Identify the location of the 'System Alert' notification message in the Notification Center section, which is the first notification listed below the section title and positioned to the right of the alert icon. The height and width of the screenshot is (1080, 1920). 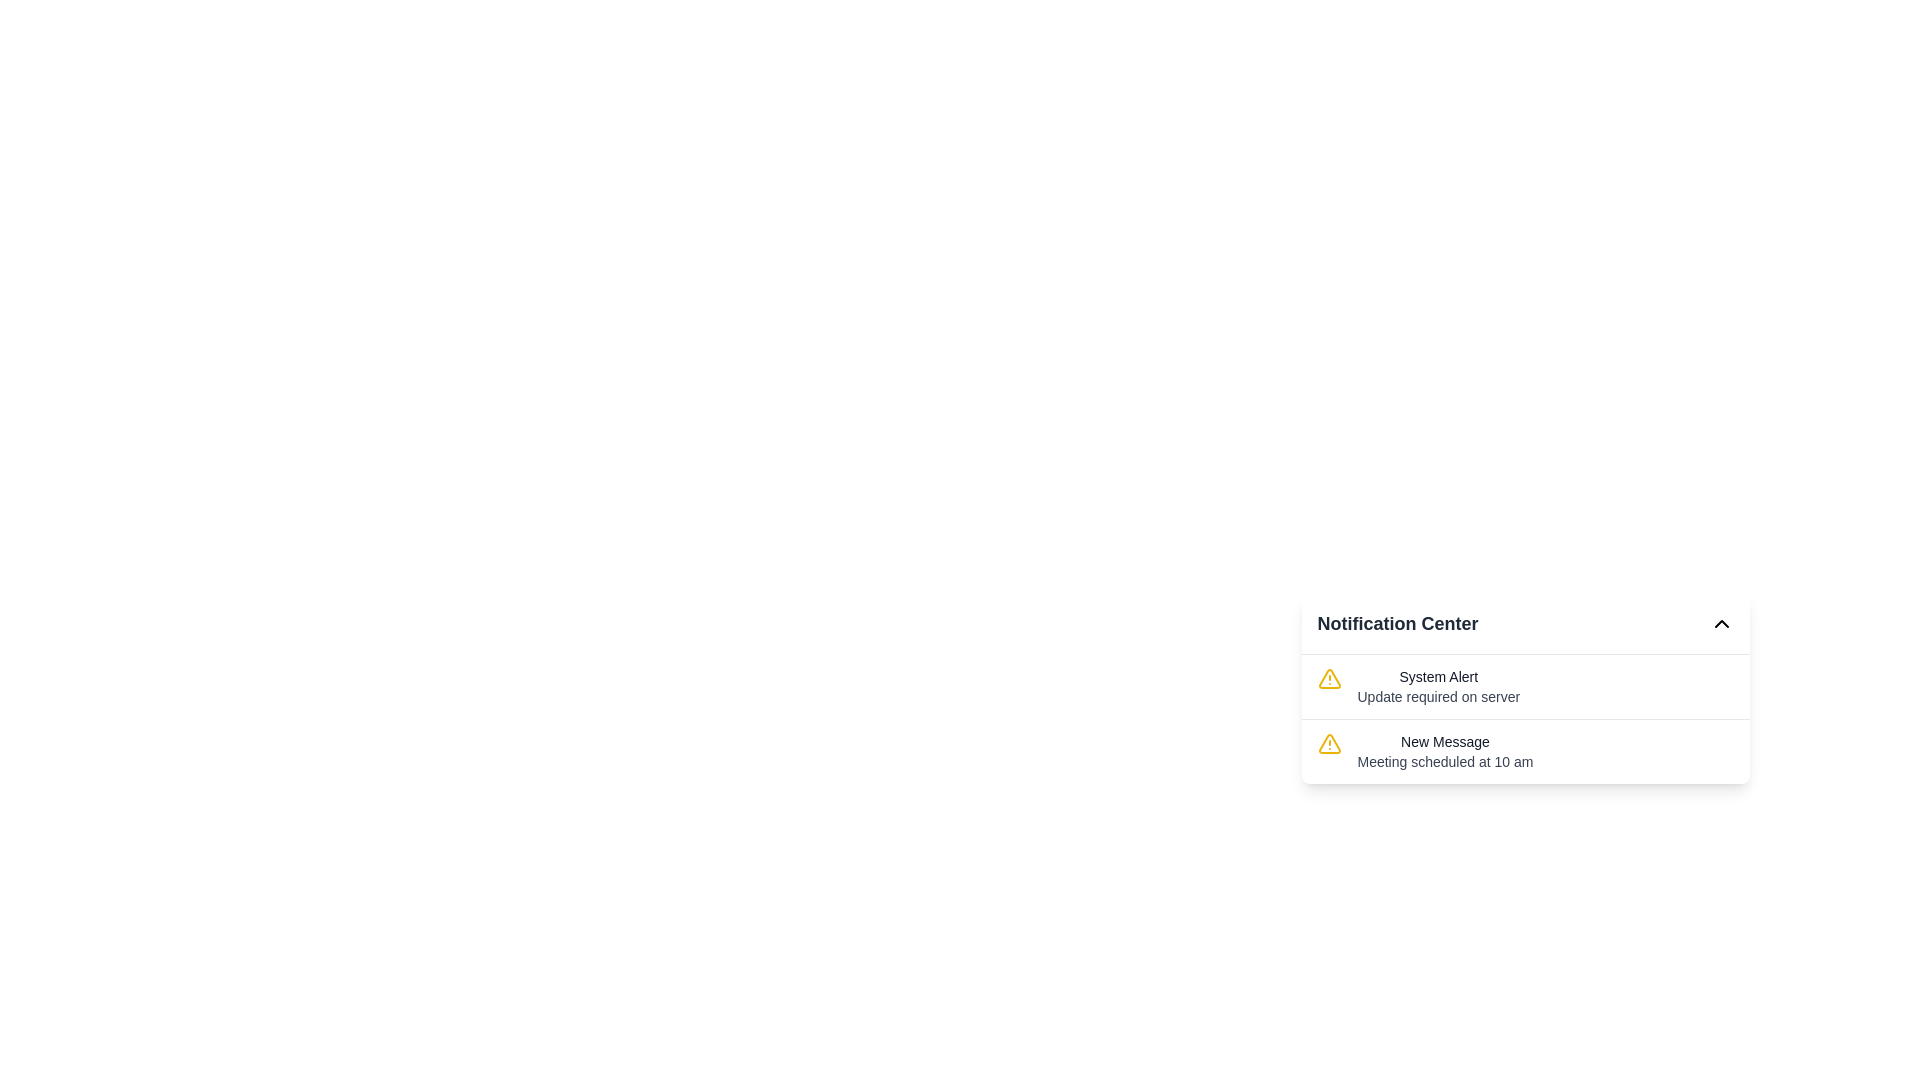
(1437, 685).